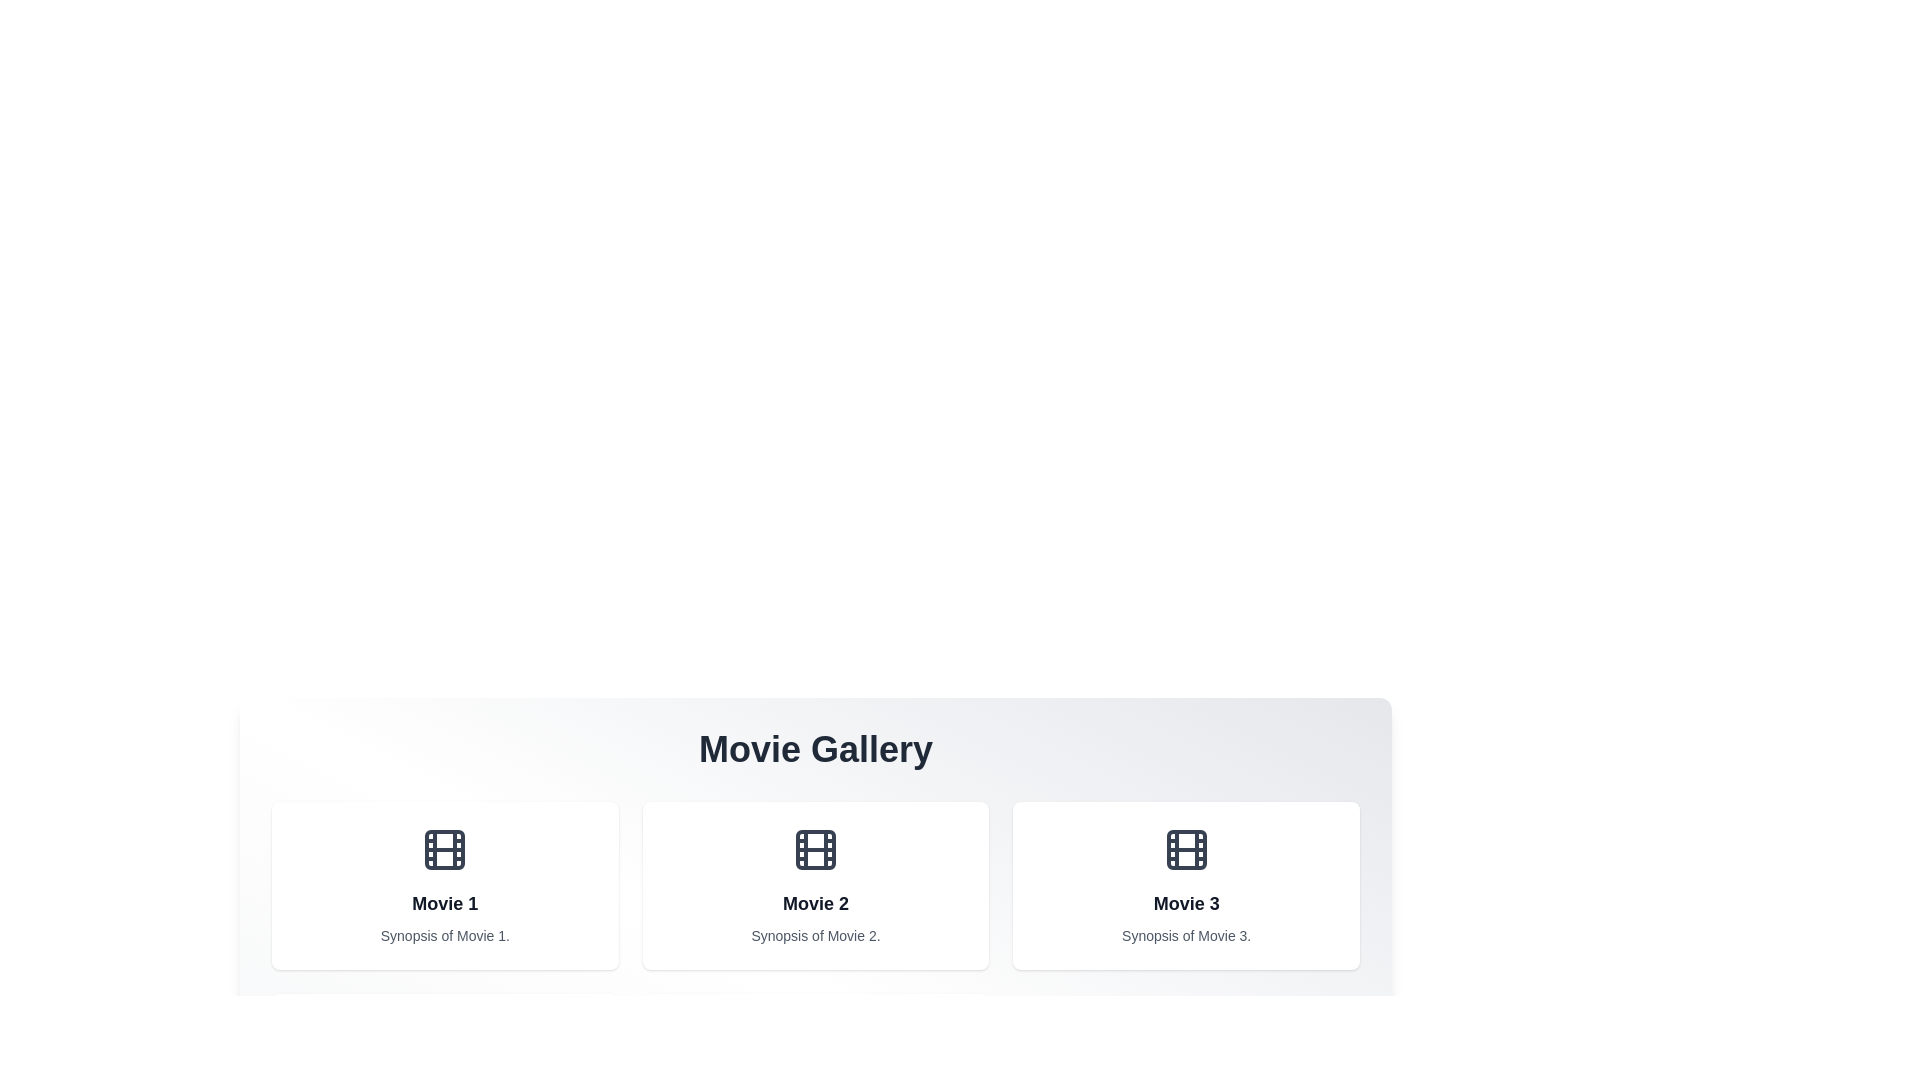 Image resolution: width=1920 pixels, height=1080 pixels. Describe the element at coordinates (444, 849) in the screenshot. I see `the movie film icon styled with a grid pattern, which is positioned at the top center of the card displaying information about 'Movie 1'` at that location.